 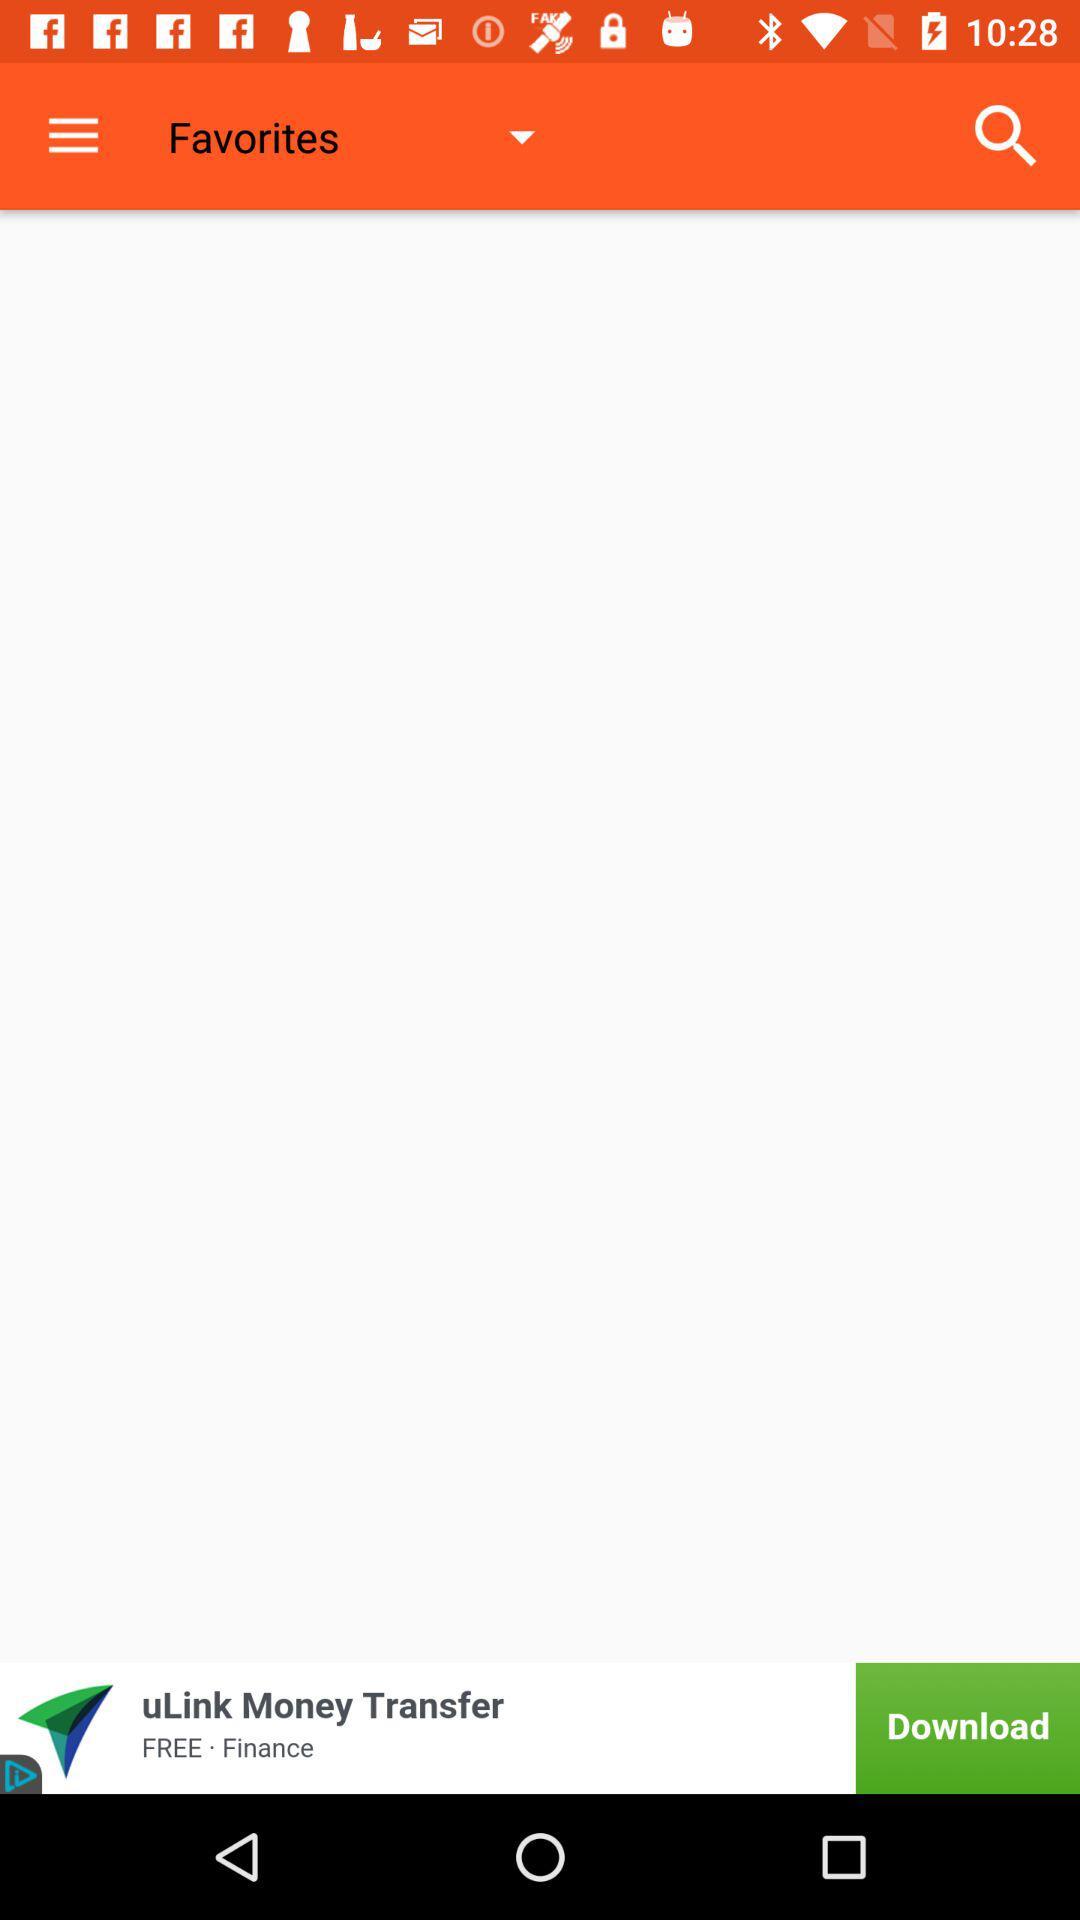 I want to click on advertisement, so click(x=540, y=1727).